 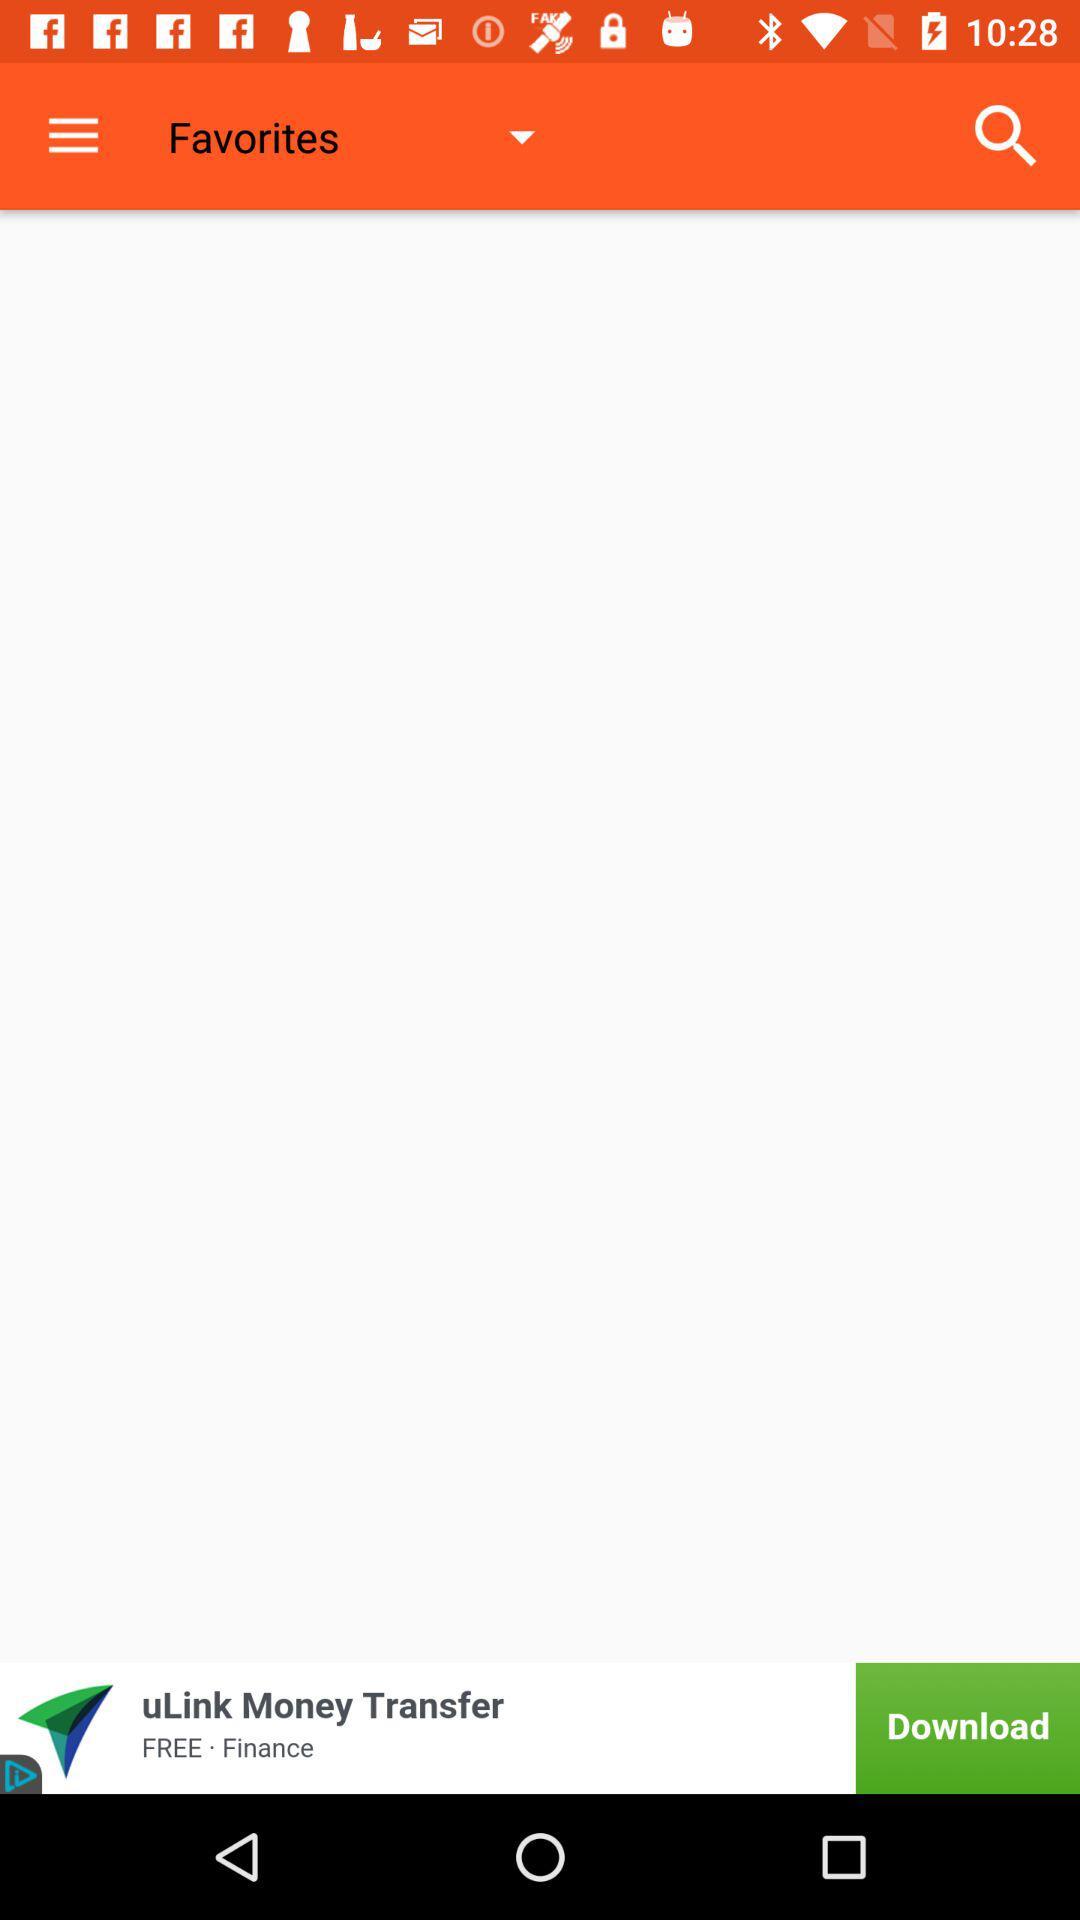 I want to click on advertisement, so click(x=540, y=1727).